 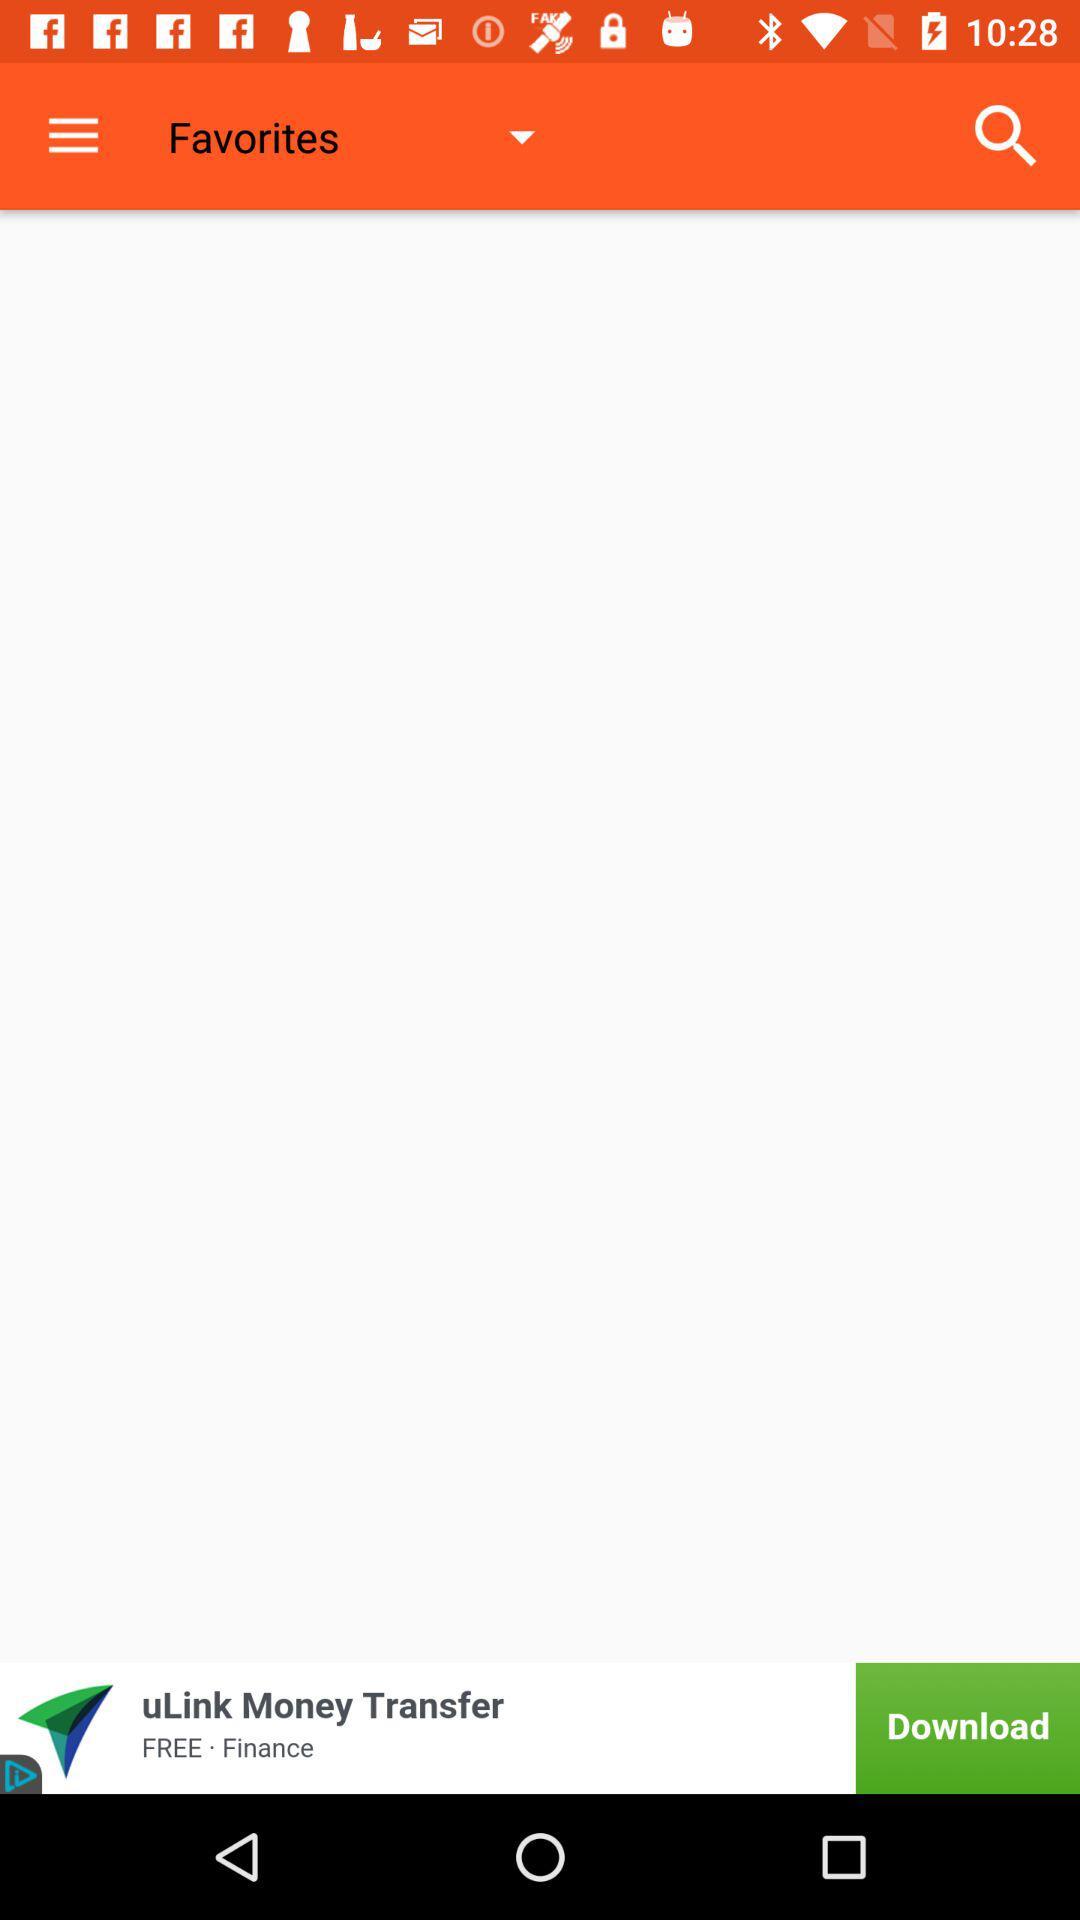 I want to click on advertisement, so click(x=540, y=1727).